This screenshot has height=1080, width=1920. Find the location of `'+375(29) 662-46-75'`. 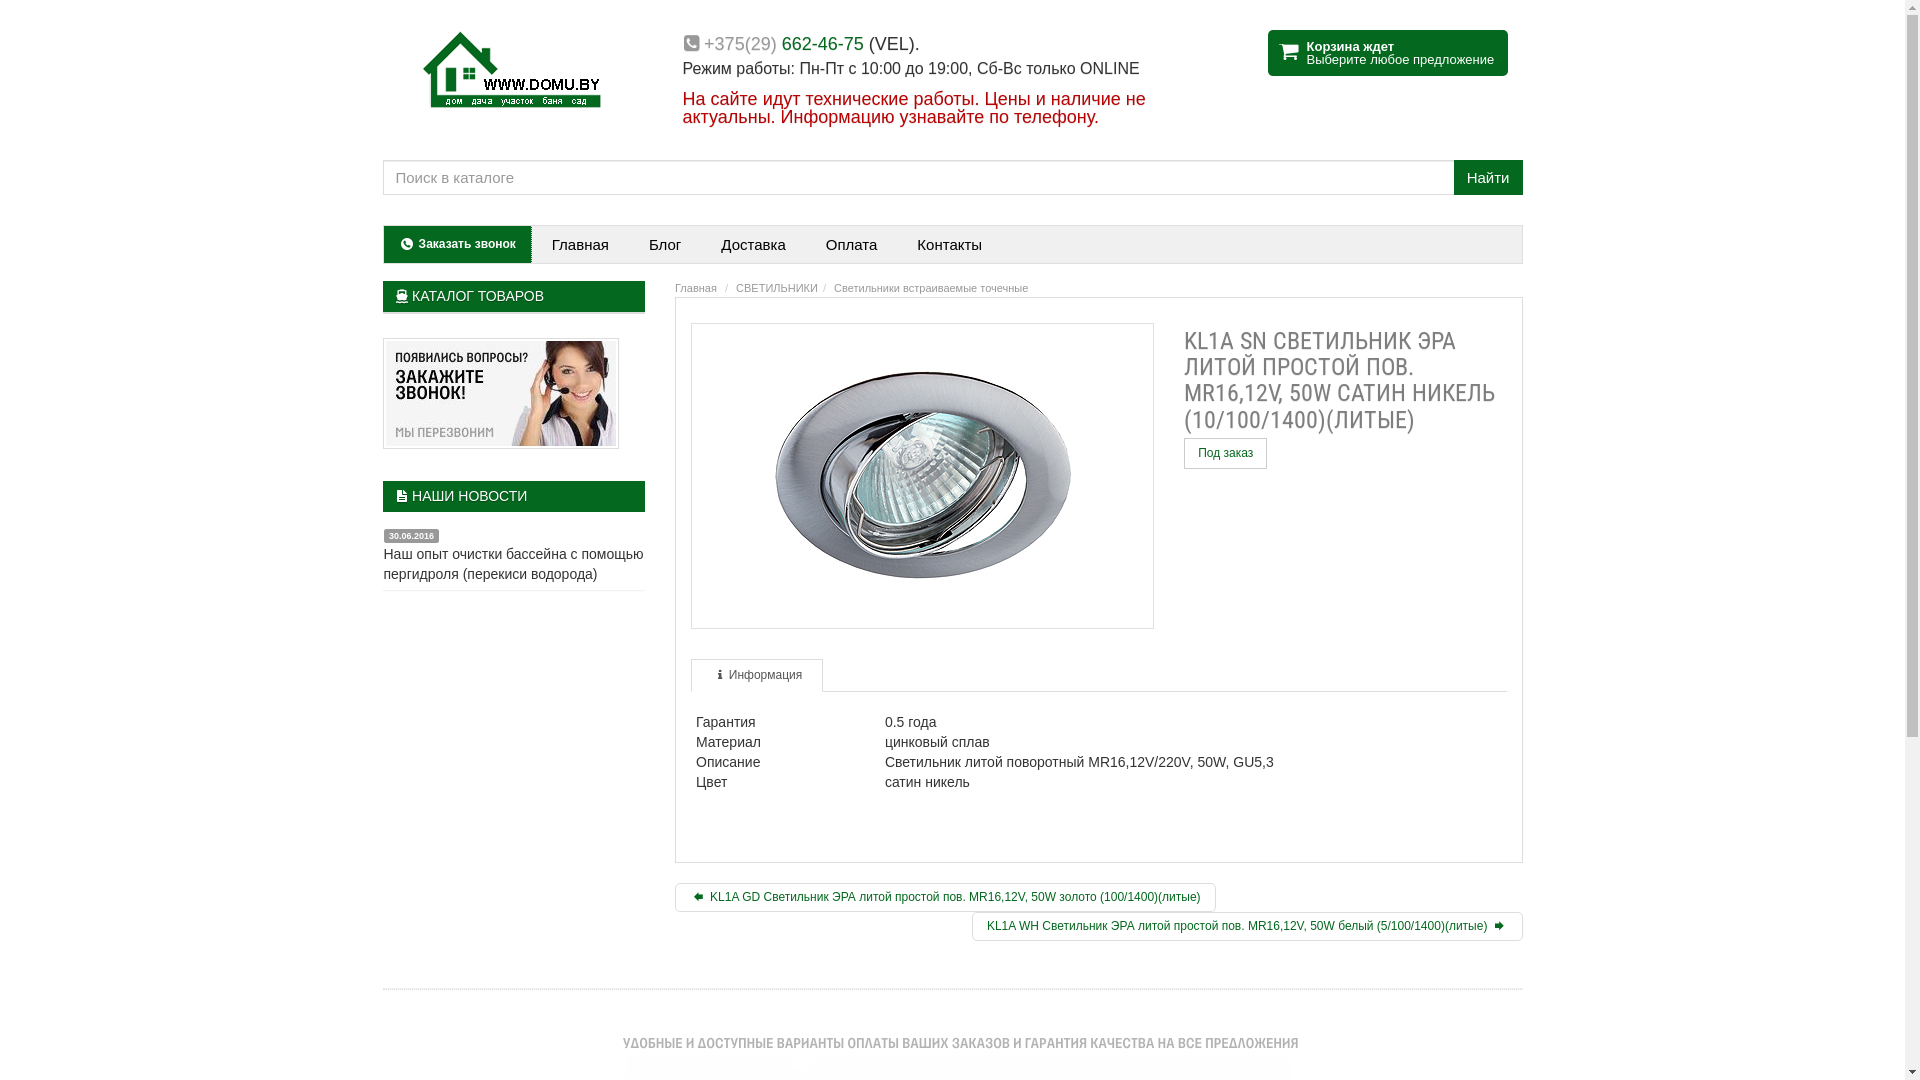

'+375(29) 662-46-75' is located at coordinates (782, 43).